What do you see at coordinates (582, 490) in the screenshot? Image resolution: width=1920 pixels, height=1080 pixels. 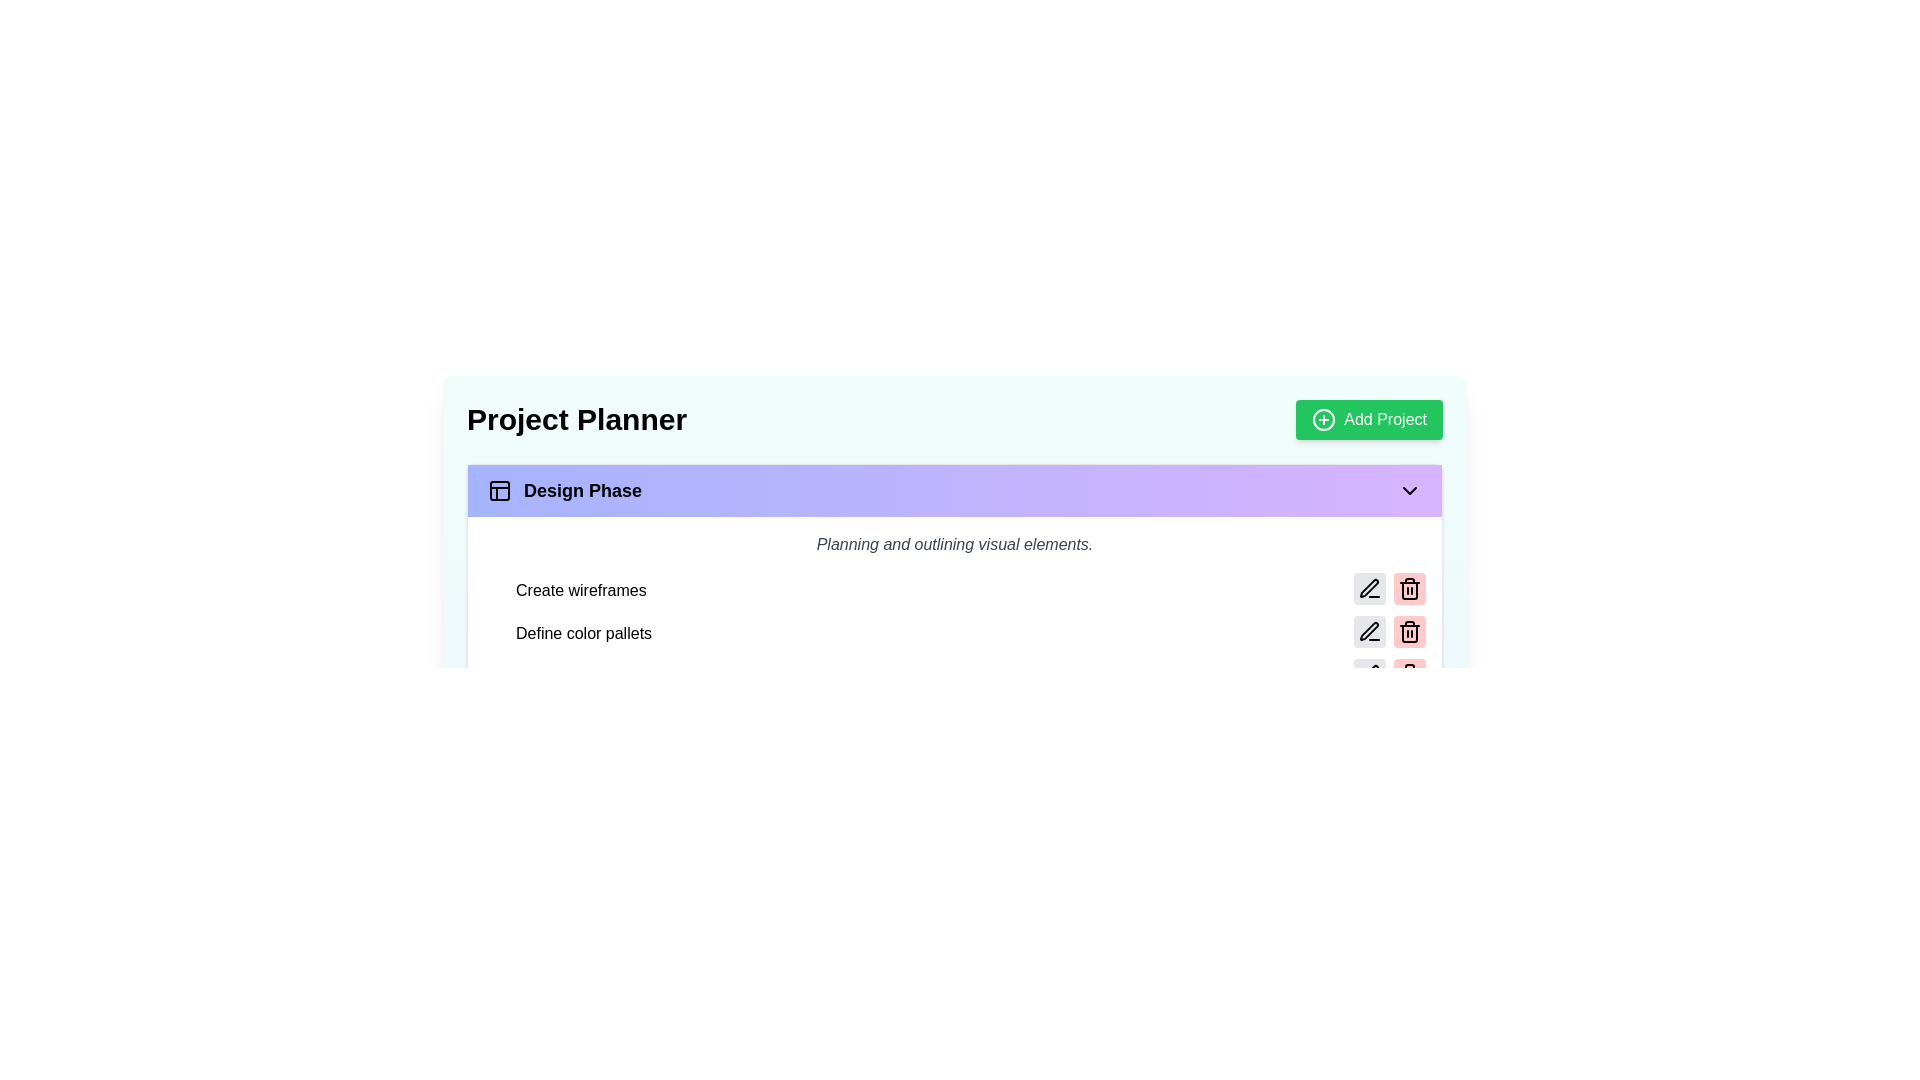 I see `the text label indicating the phase or category of a project or task, which is positioned as the rightmost component next to the left-aligned icon` at bounding box center [582, 490].